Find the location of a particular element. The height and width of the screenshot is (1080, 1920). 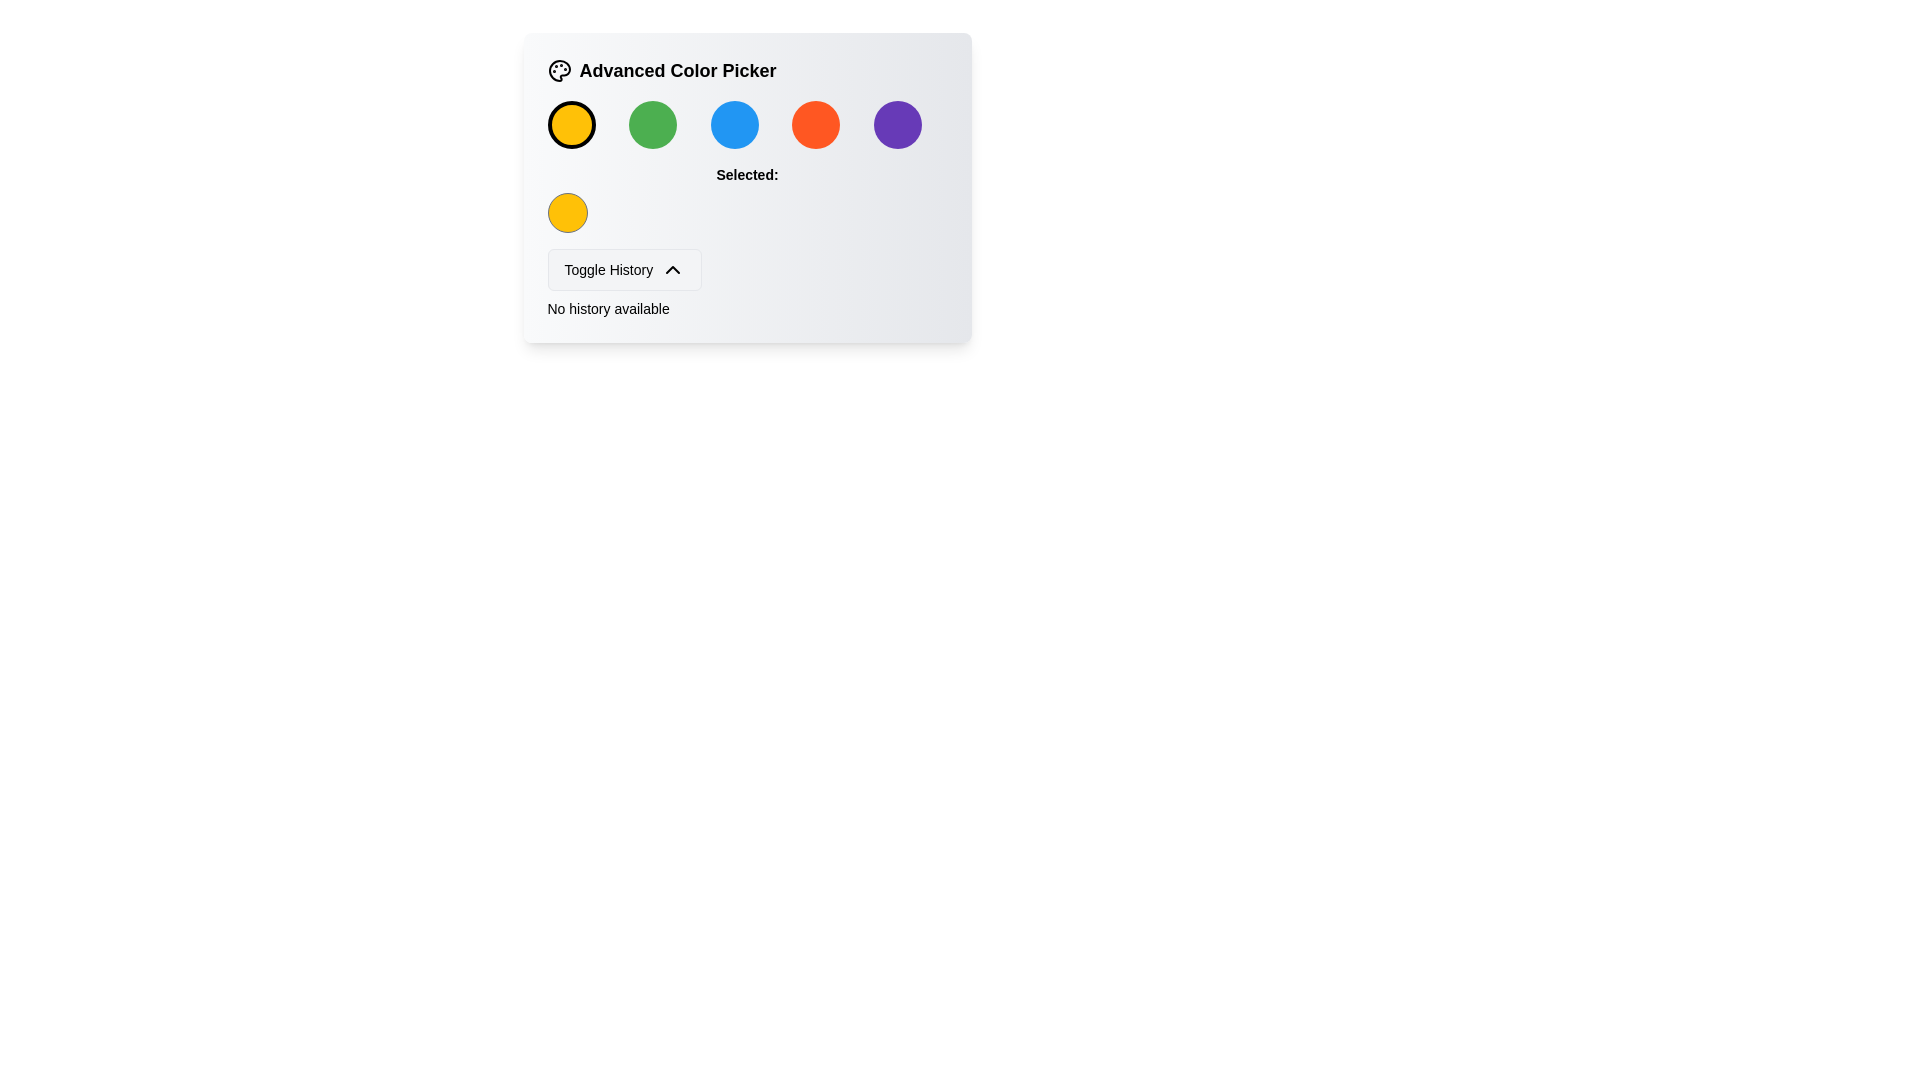

the button that toggles the display of historical information, located below the color picker section and above the text 'No history available' is located at coordinates (623, 270).